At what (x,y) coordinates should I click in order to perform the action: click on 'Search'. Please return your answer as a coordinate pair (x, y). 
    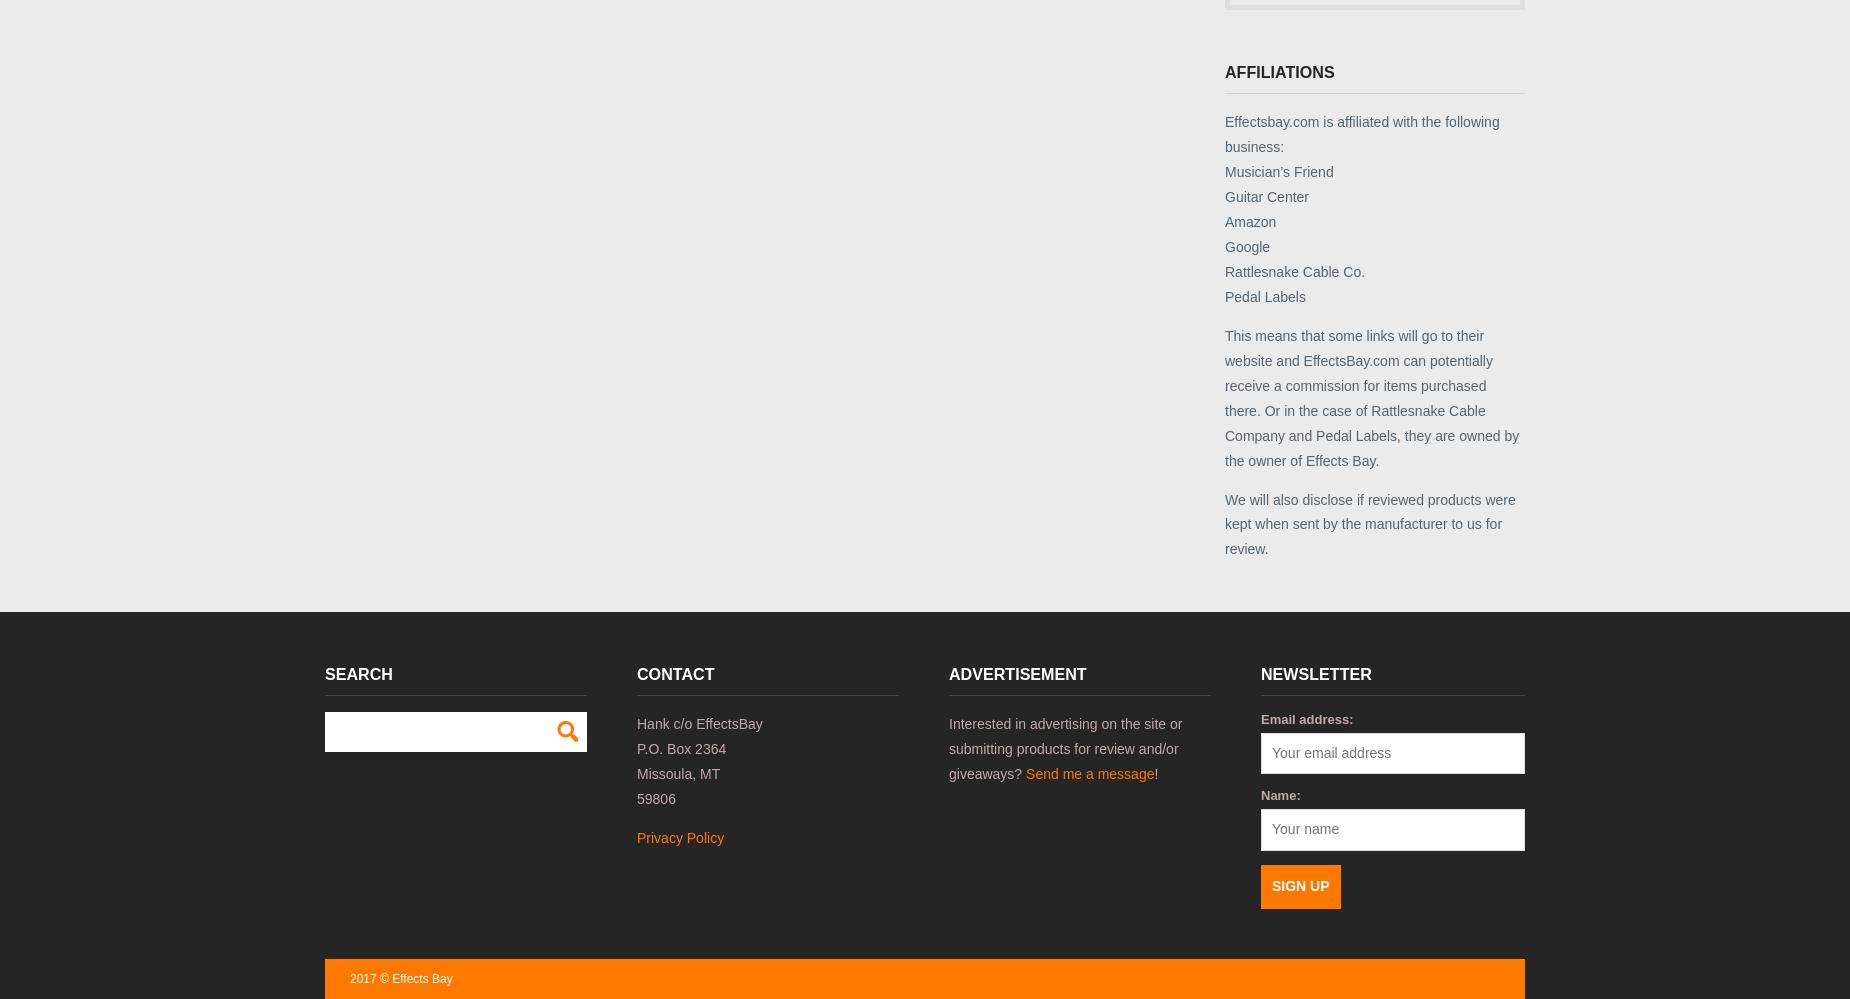
    Looking at the image, I should click on (357, 674).